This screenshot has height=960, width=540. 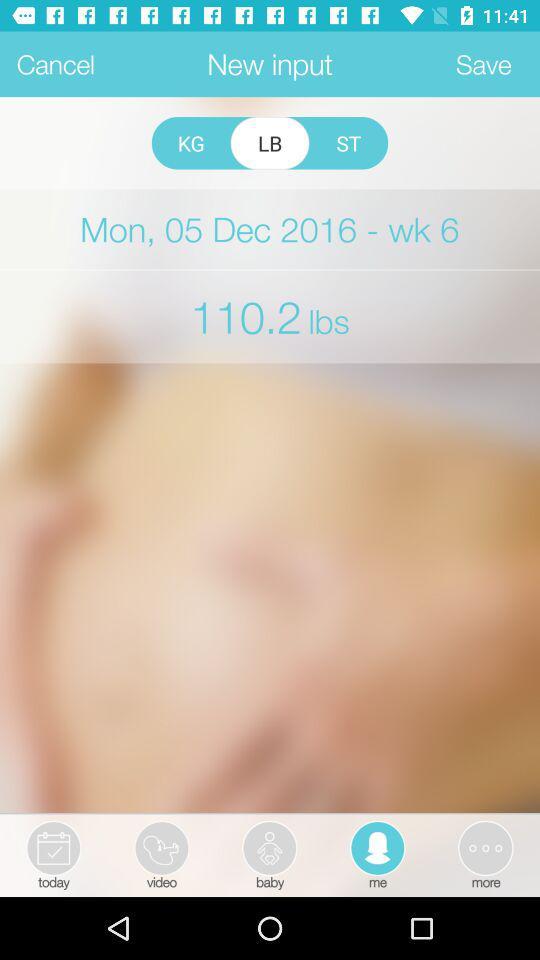 What do you see at coordinates (347, 142) in the screenshot?
I see `button which is right to lb` at bounding box center [347, 142].